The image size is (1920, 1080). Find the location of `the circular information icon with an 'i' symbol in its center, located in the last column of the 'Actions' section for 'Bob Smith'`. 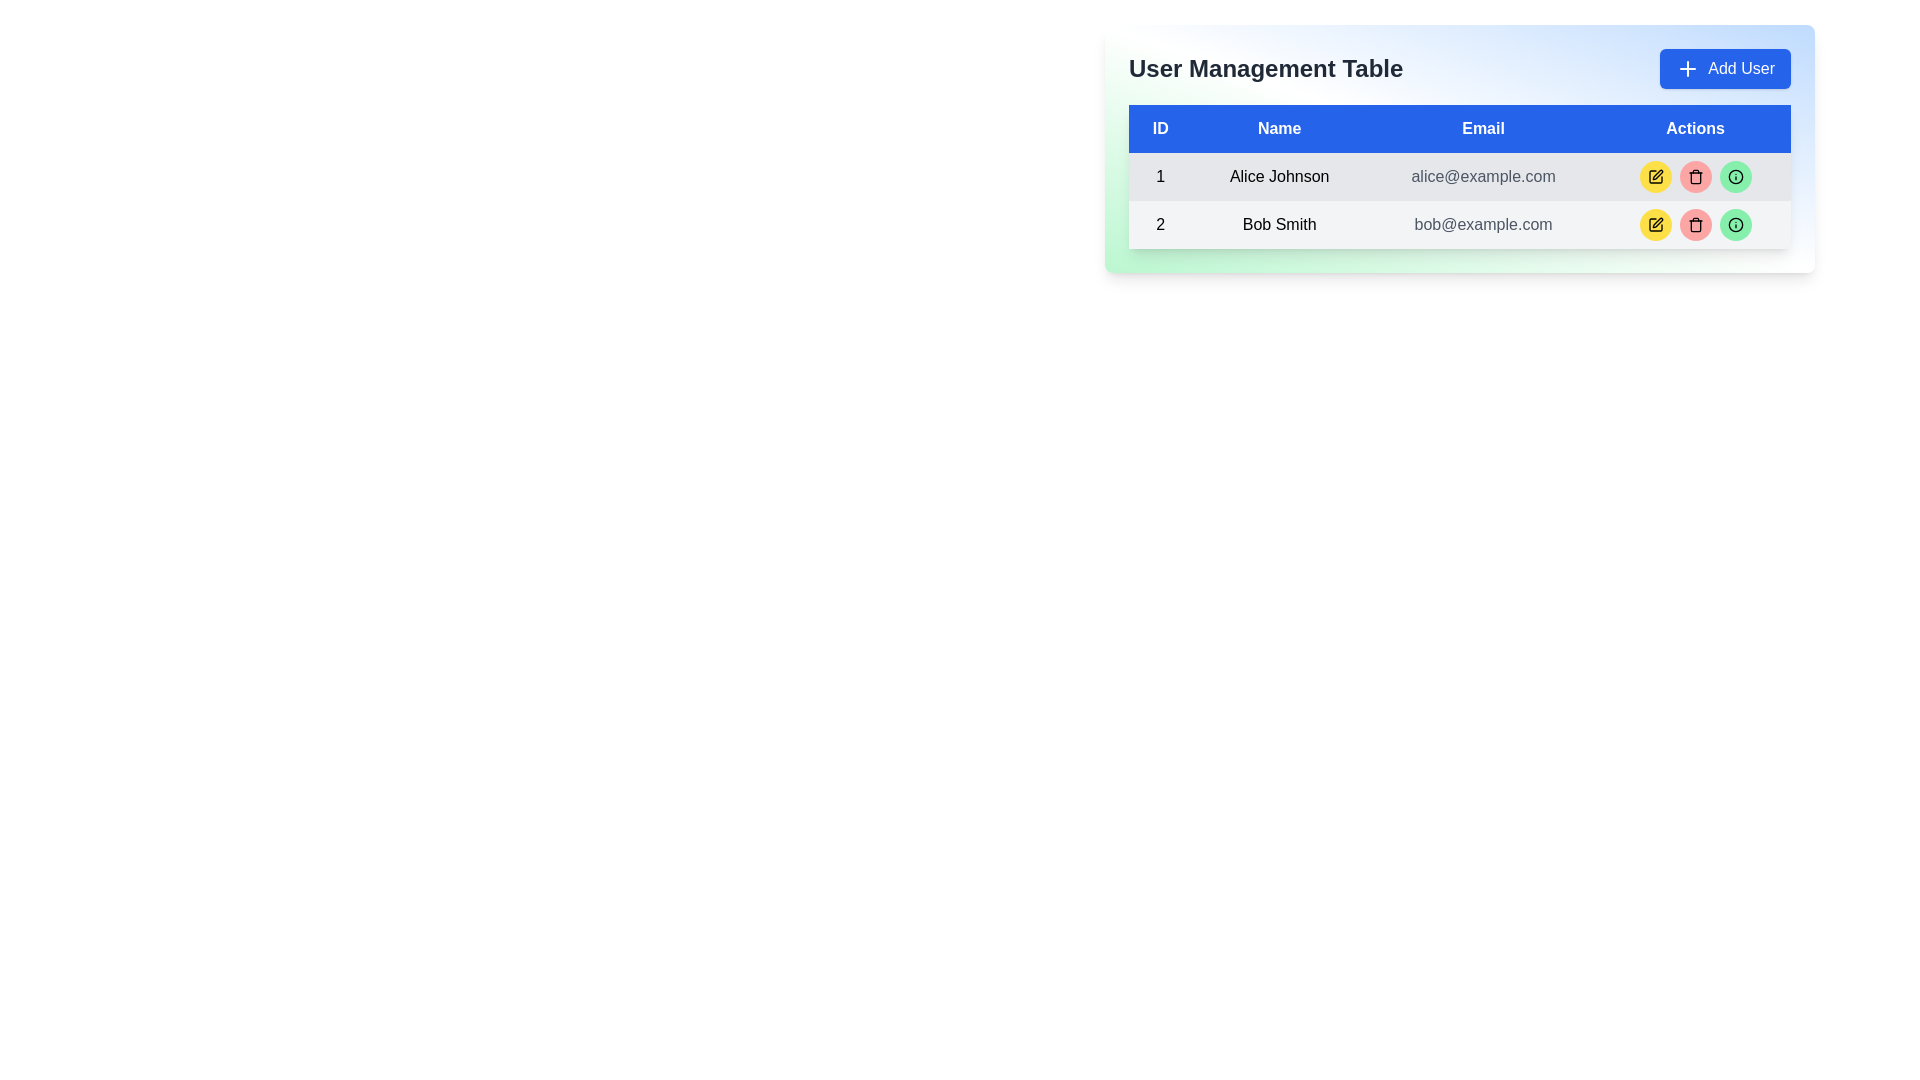

the circular information icon with an 'i' symbol in its center, located in the last column of the 'Actions' section for 'Bob Smith' is located at coordinates (1734, 176).